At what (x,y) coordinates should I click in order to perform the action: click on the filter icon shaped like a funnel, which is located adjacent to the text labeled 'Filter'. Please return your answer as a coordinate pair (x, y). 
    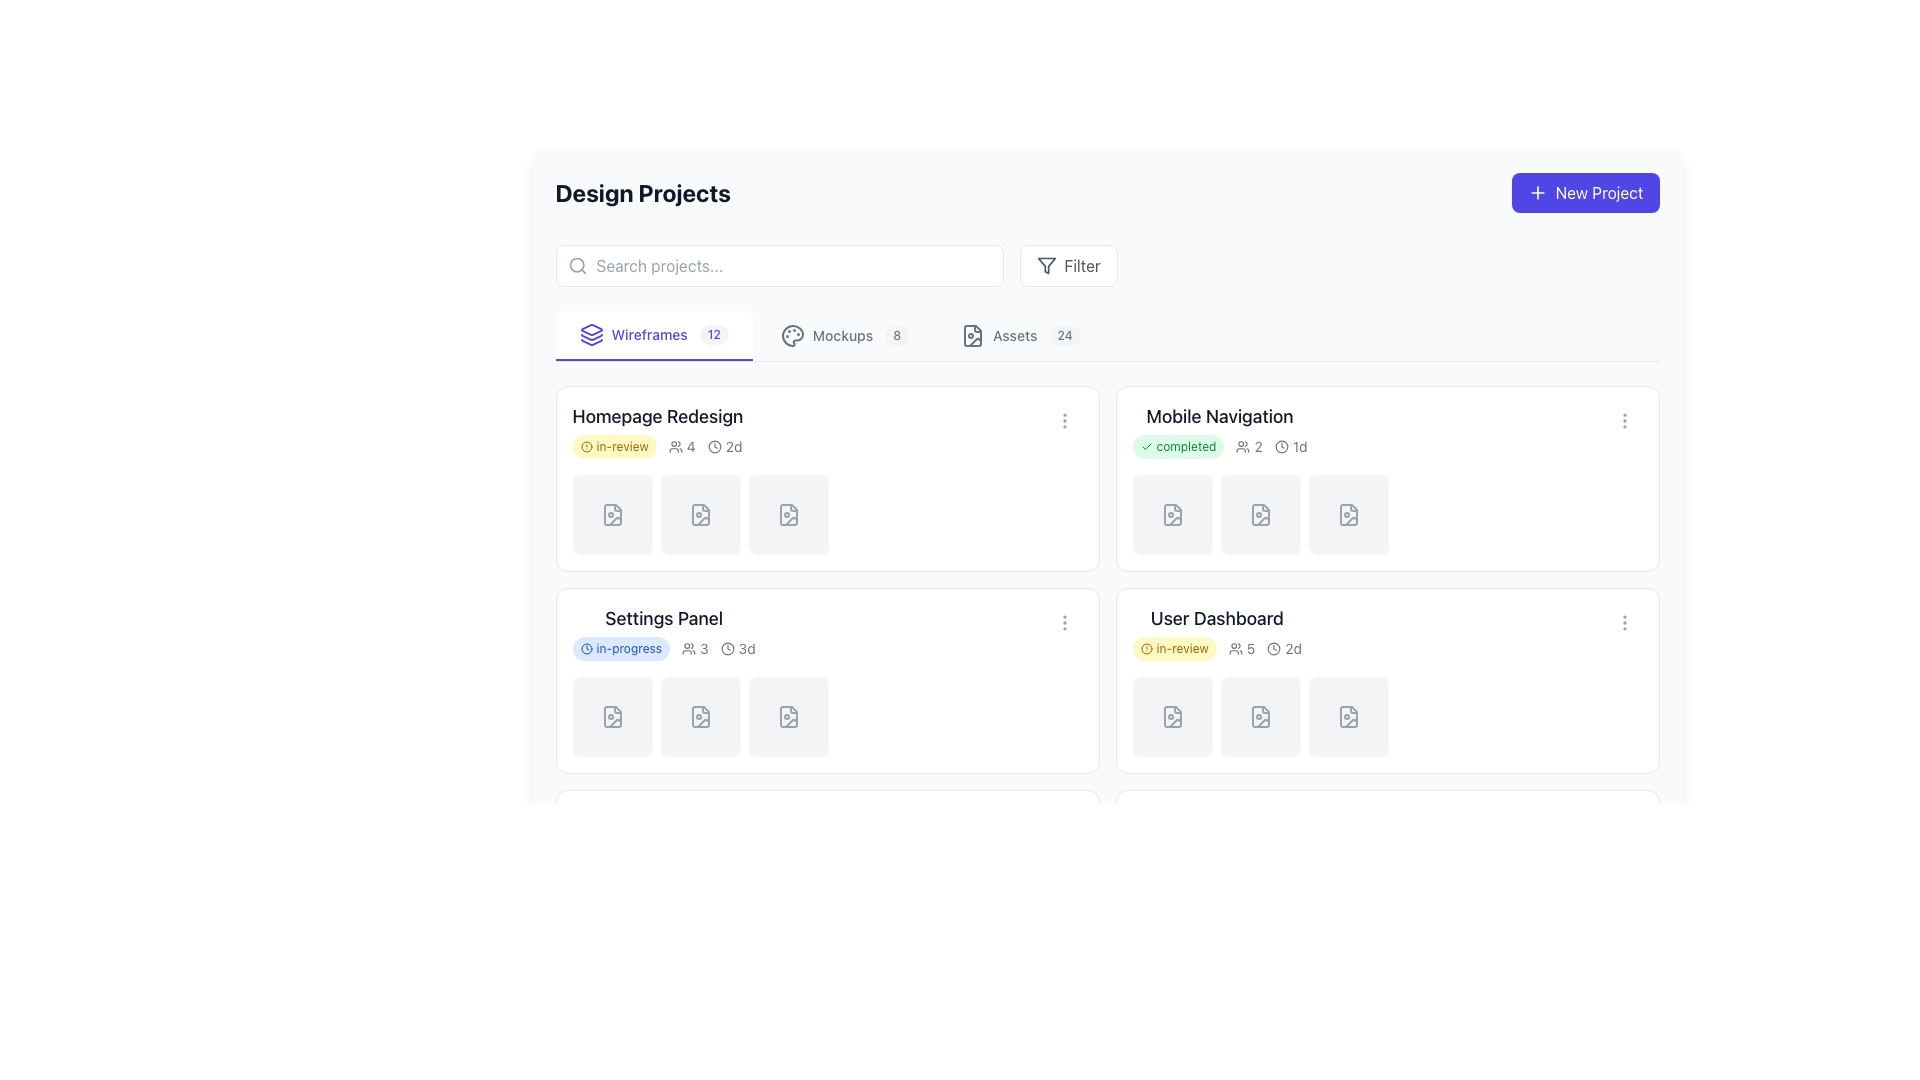
    Looking at the image, I should click on (1045, 265).